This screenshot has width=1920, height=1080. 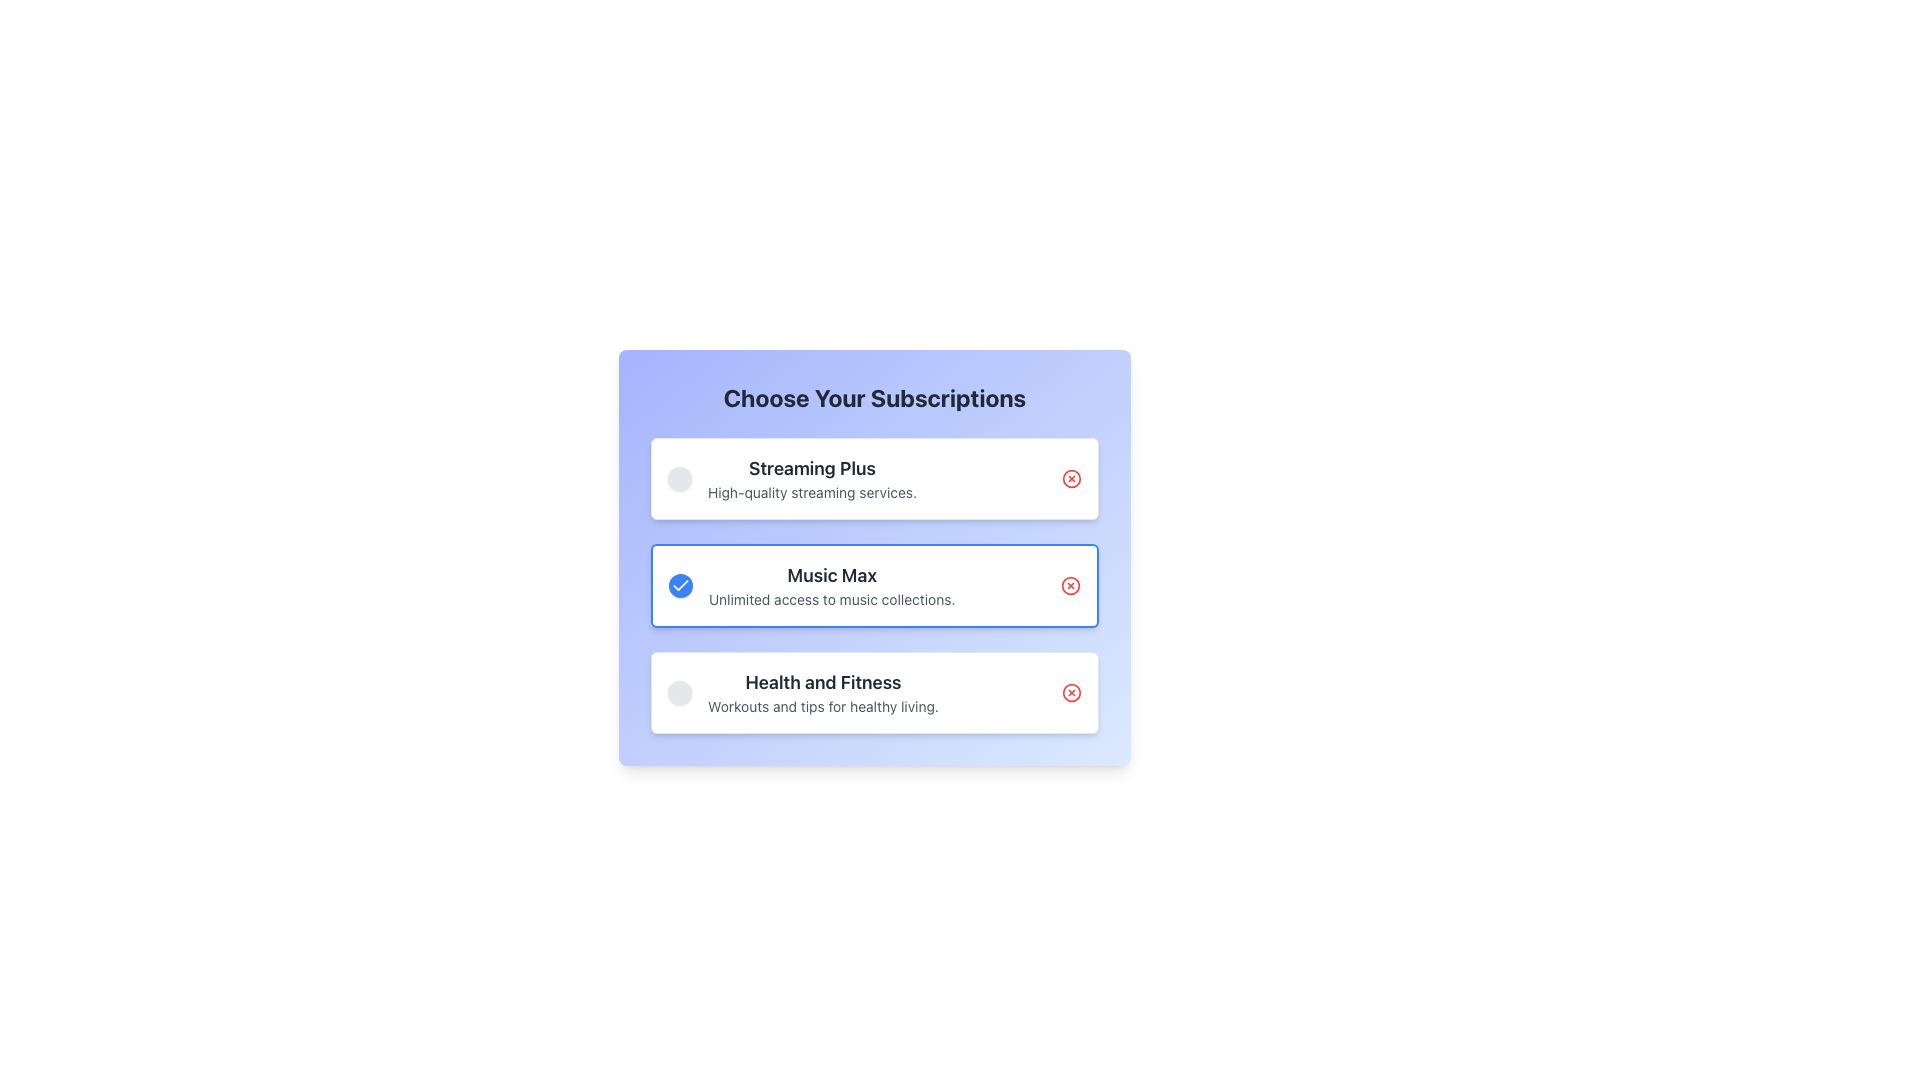 What do you see at coordinates (803, 692) in the screenshot?
I see `the 'Health and Fitness' subscription category list item` at bounding box center [803, 692].